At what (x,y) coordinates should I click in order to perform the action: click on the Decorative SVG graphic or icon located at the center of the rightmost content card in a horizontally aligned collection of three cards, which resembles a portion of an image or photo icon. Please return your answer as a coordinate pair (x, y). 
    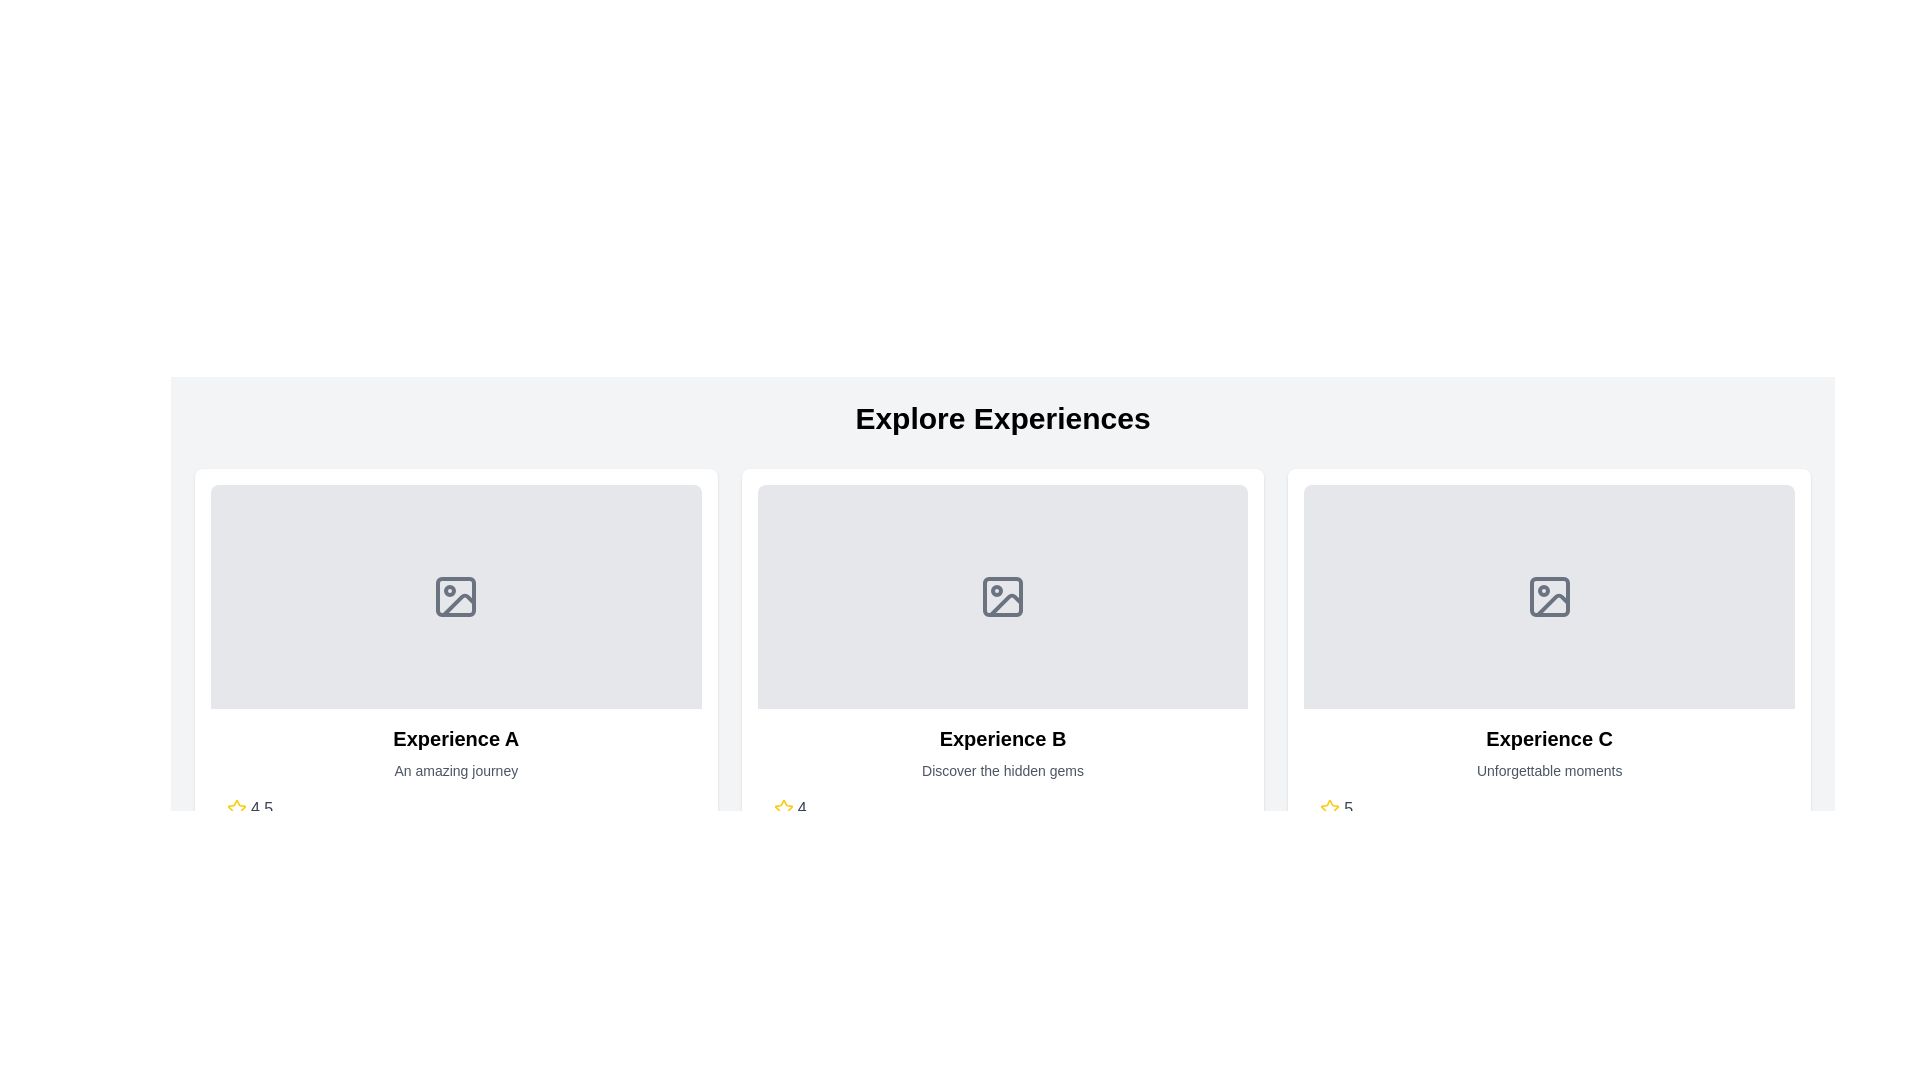
    Looking at the image, I should click on (1551, 604).